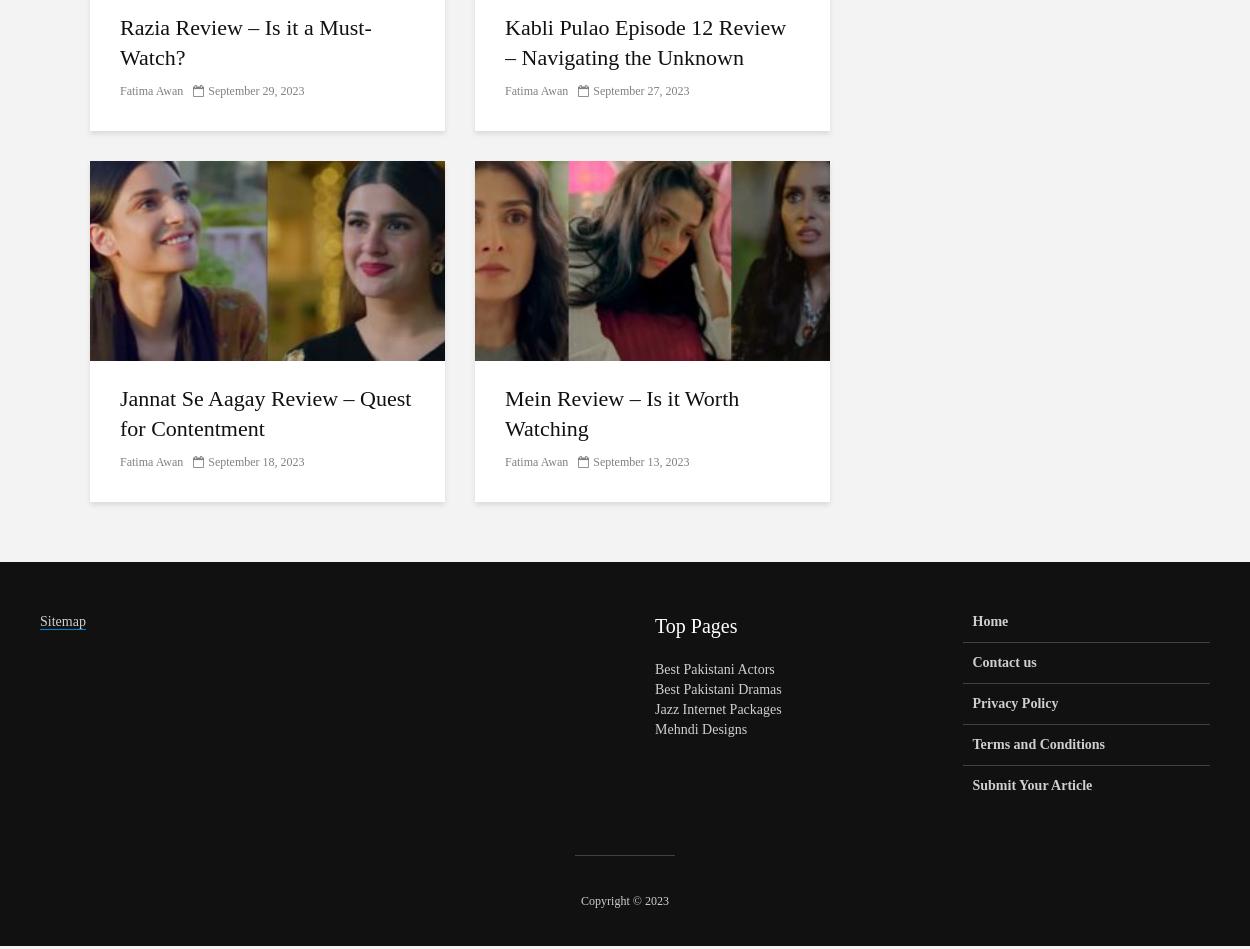 The width and height of the screenshot is (1250, 949). Describe the element at coordinates (1032, 785) in the screenshot. I see `'Submit Your Article'` at that location.